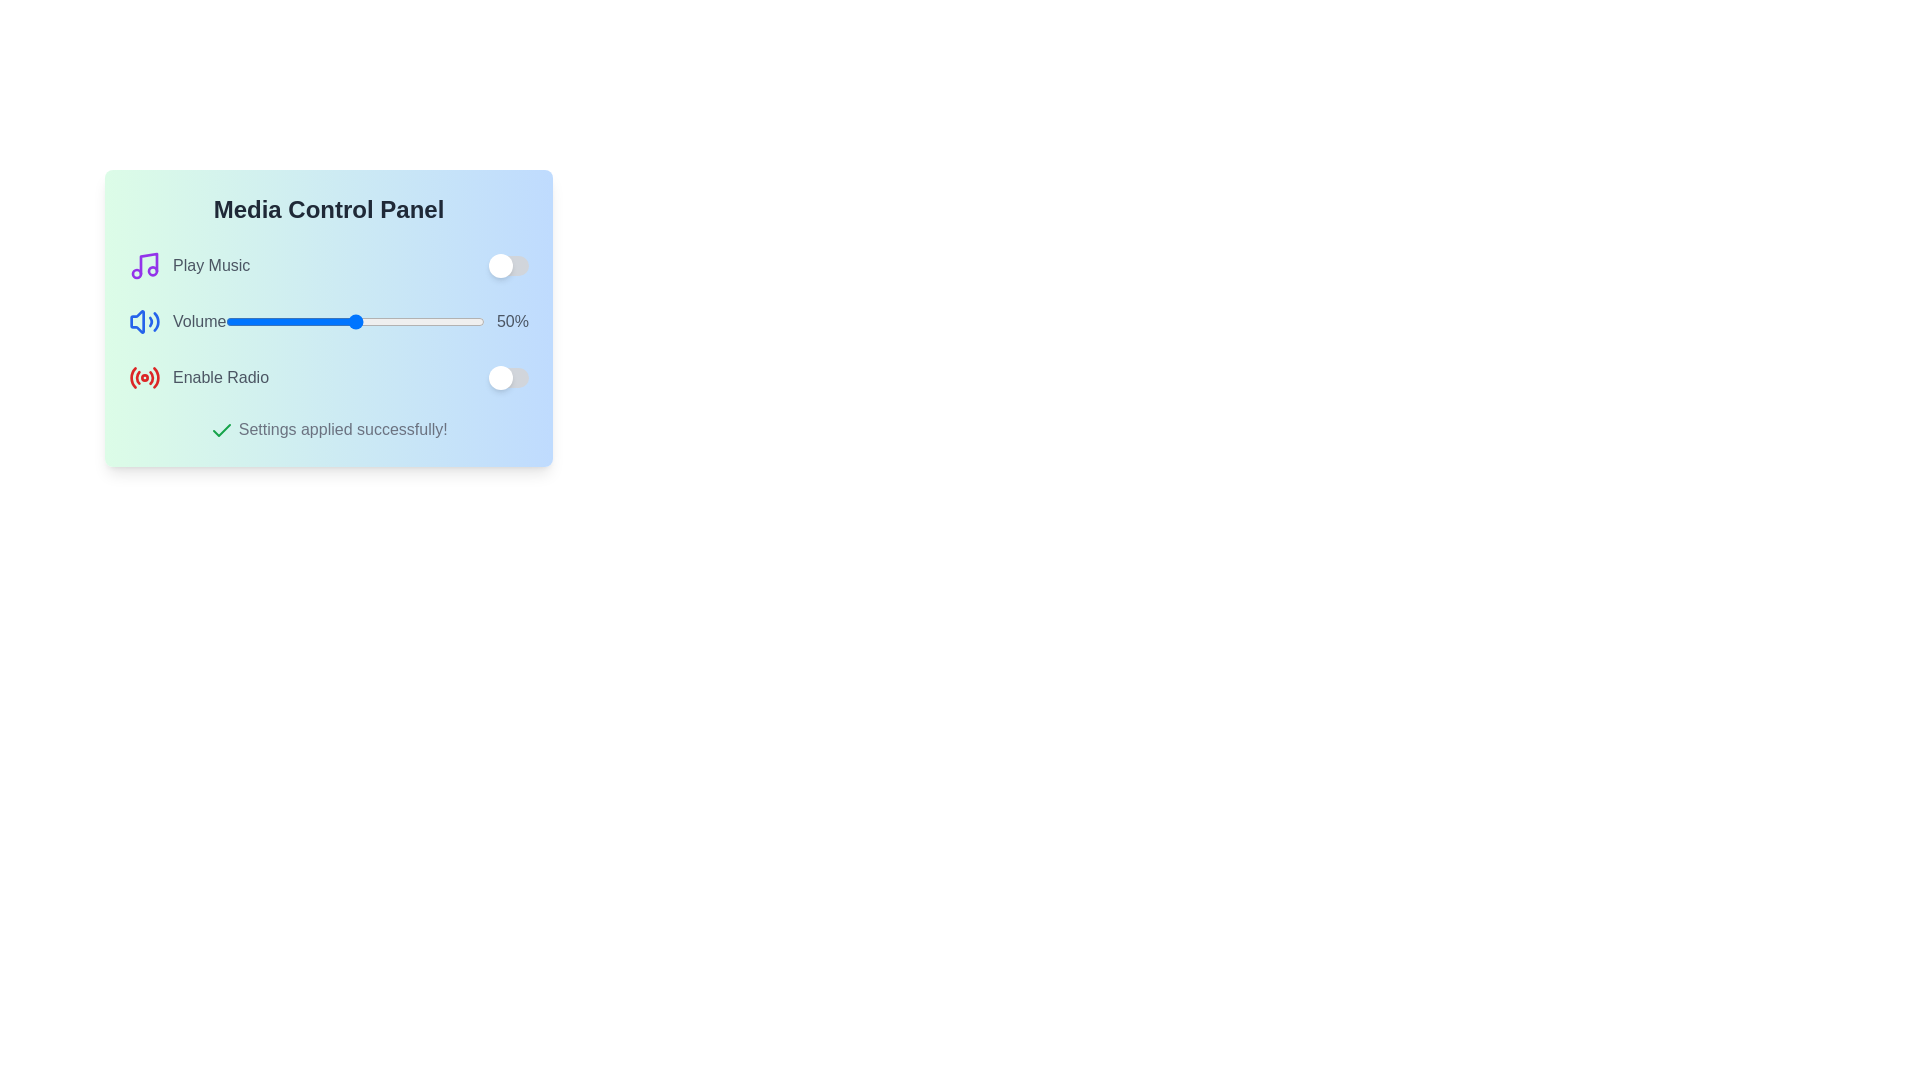  I want to click on the 'Play Music' text label styled in gray font, located in the Media Control Panel, adjacent to the purple musical note icon, so click(211, 265).